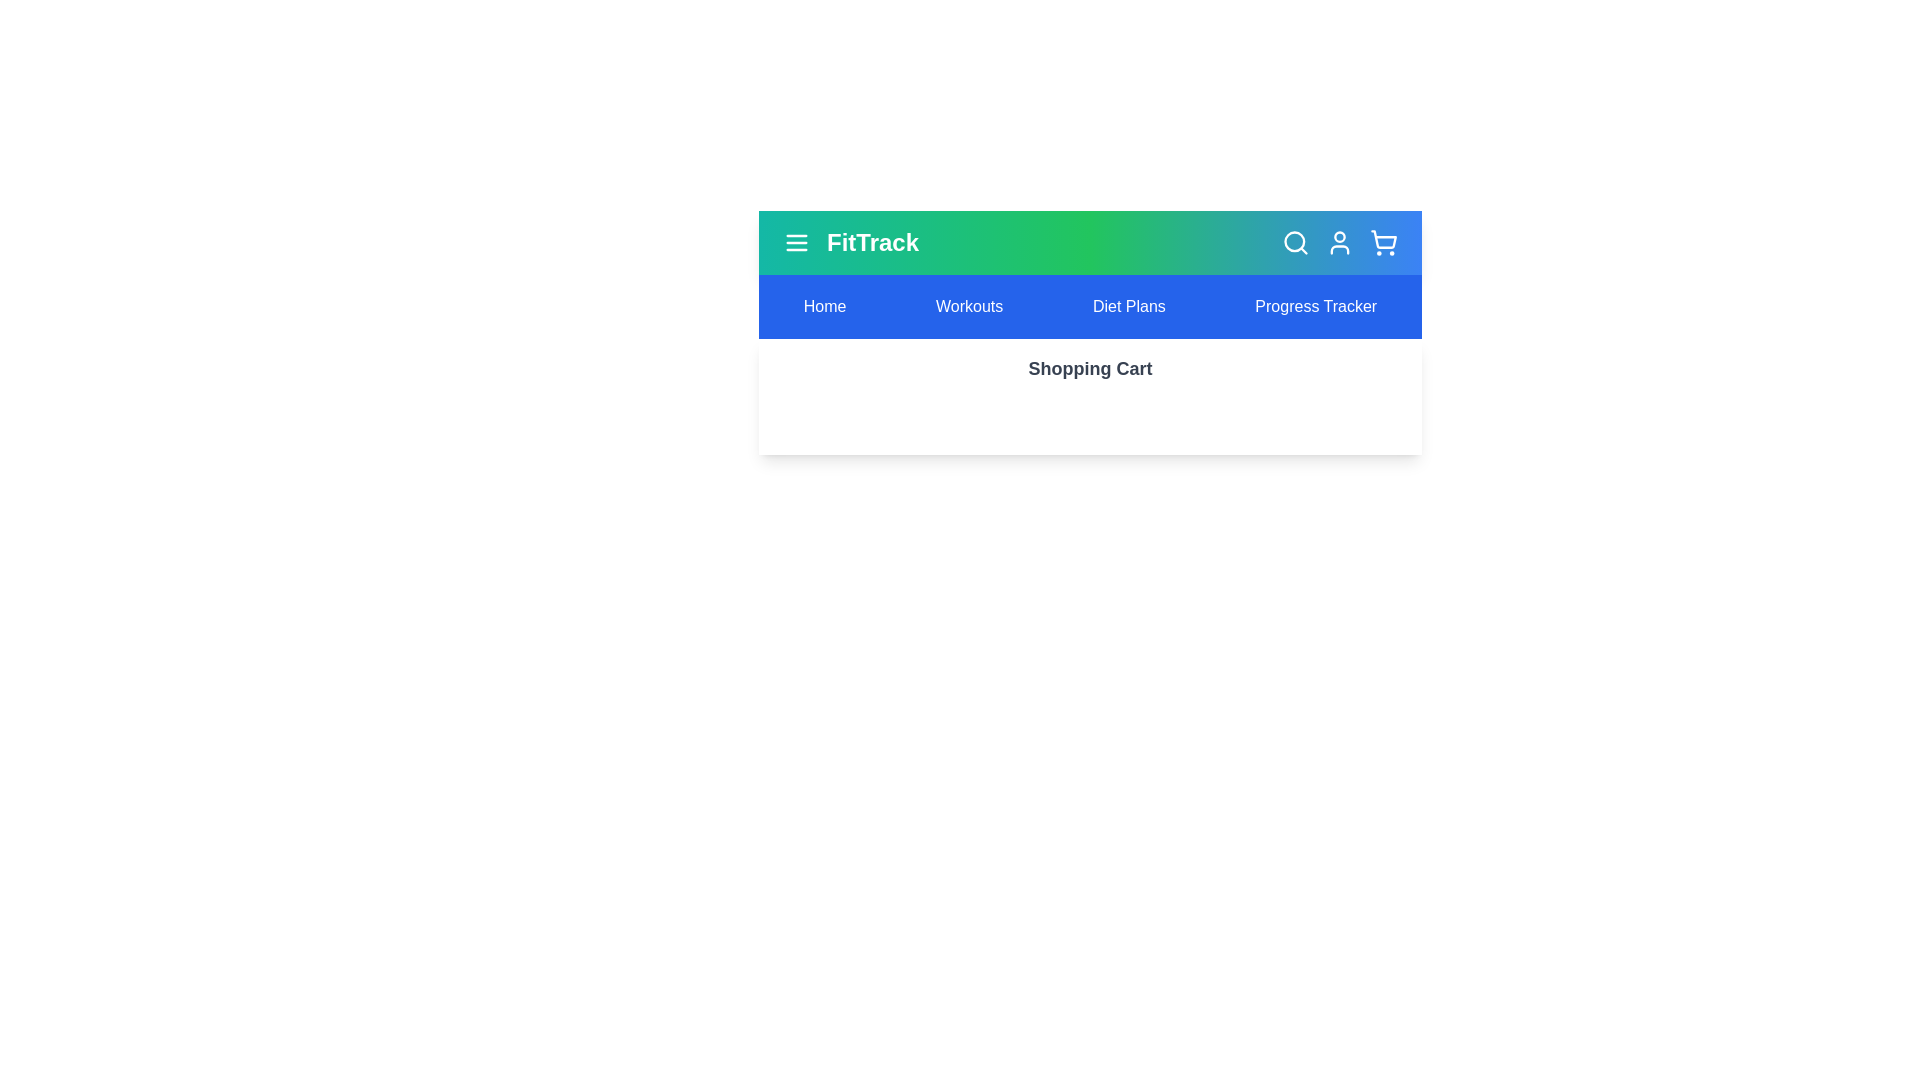 The width and height of the screenshot is (1920, 1080). I want to click on menu button to toggle the menu open or close, so click(795, 242).